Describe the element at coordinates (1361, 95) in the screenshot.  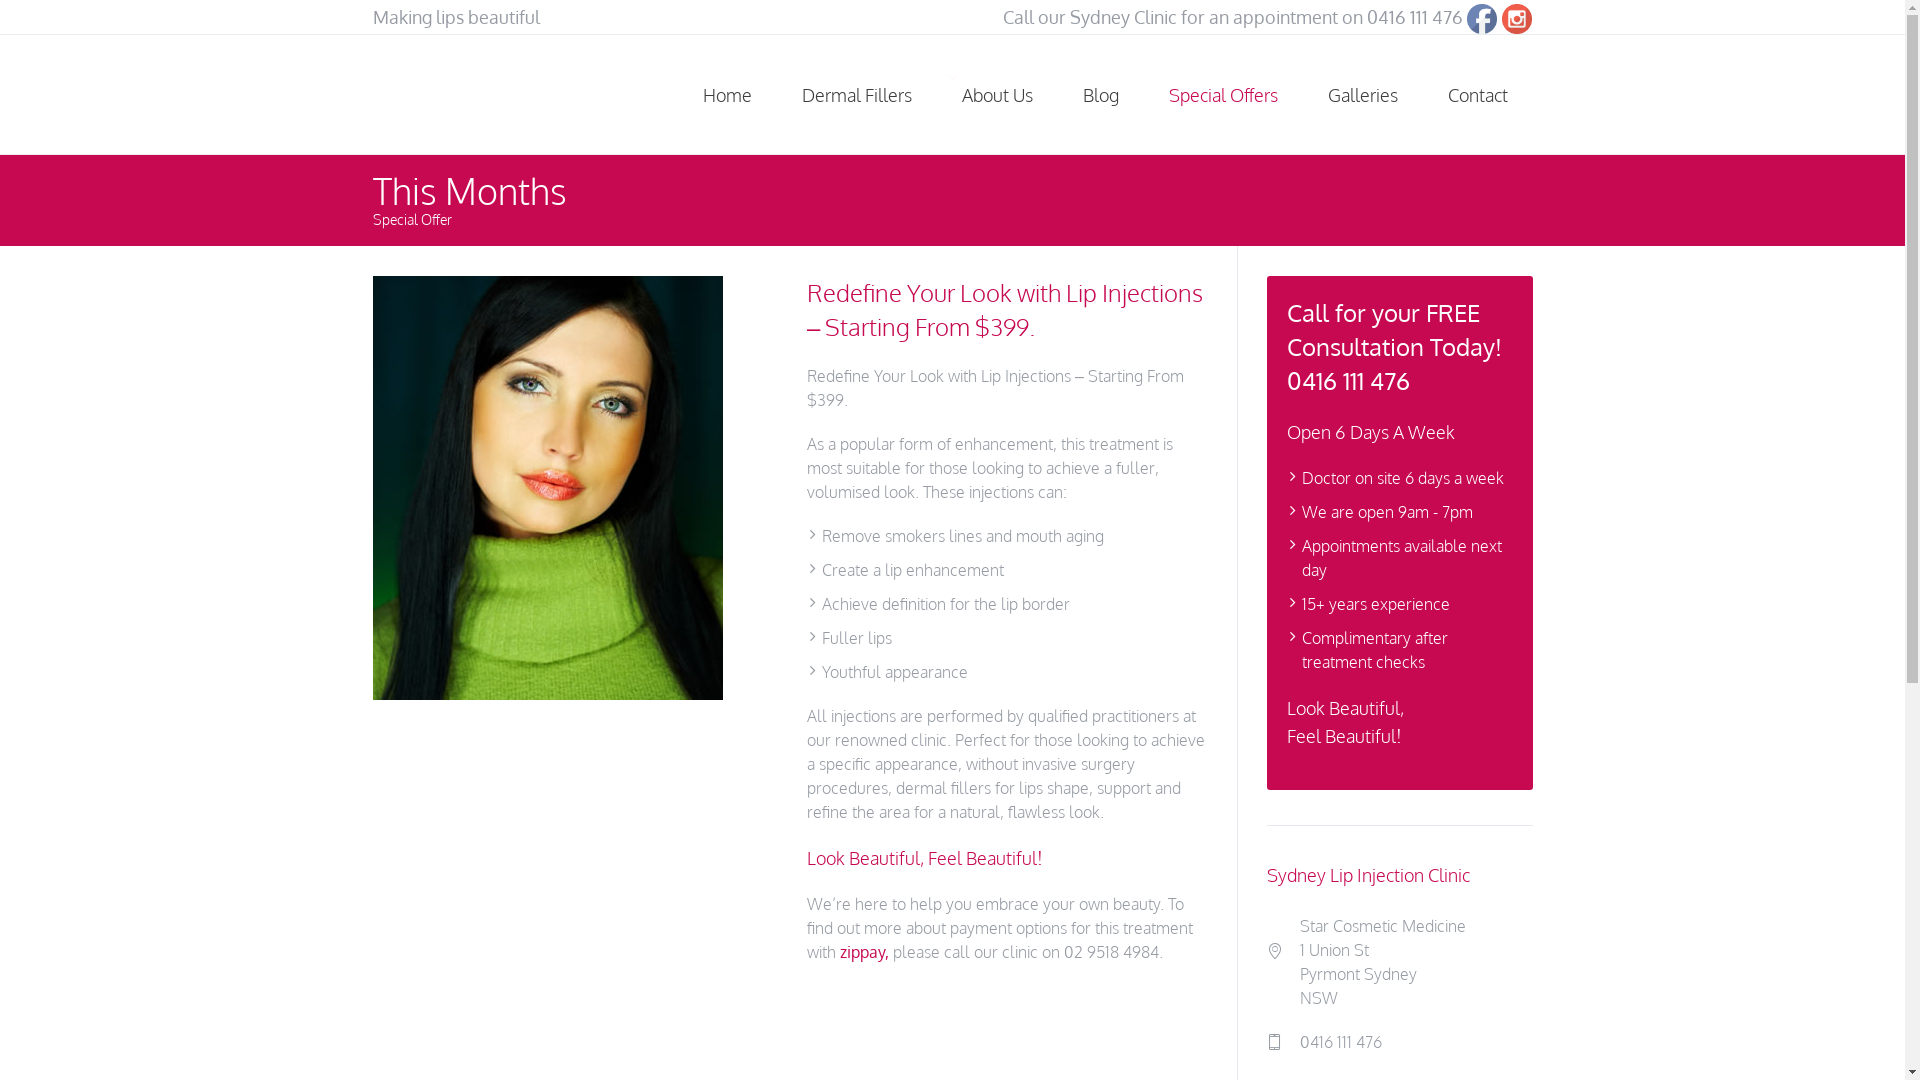
I see `'Galleries'` at that location.